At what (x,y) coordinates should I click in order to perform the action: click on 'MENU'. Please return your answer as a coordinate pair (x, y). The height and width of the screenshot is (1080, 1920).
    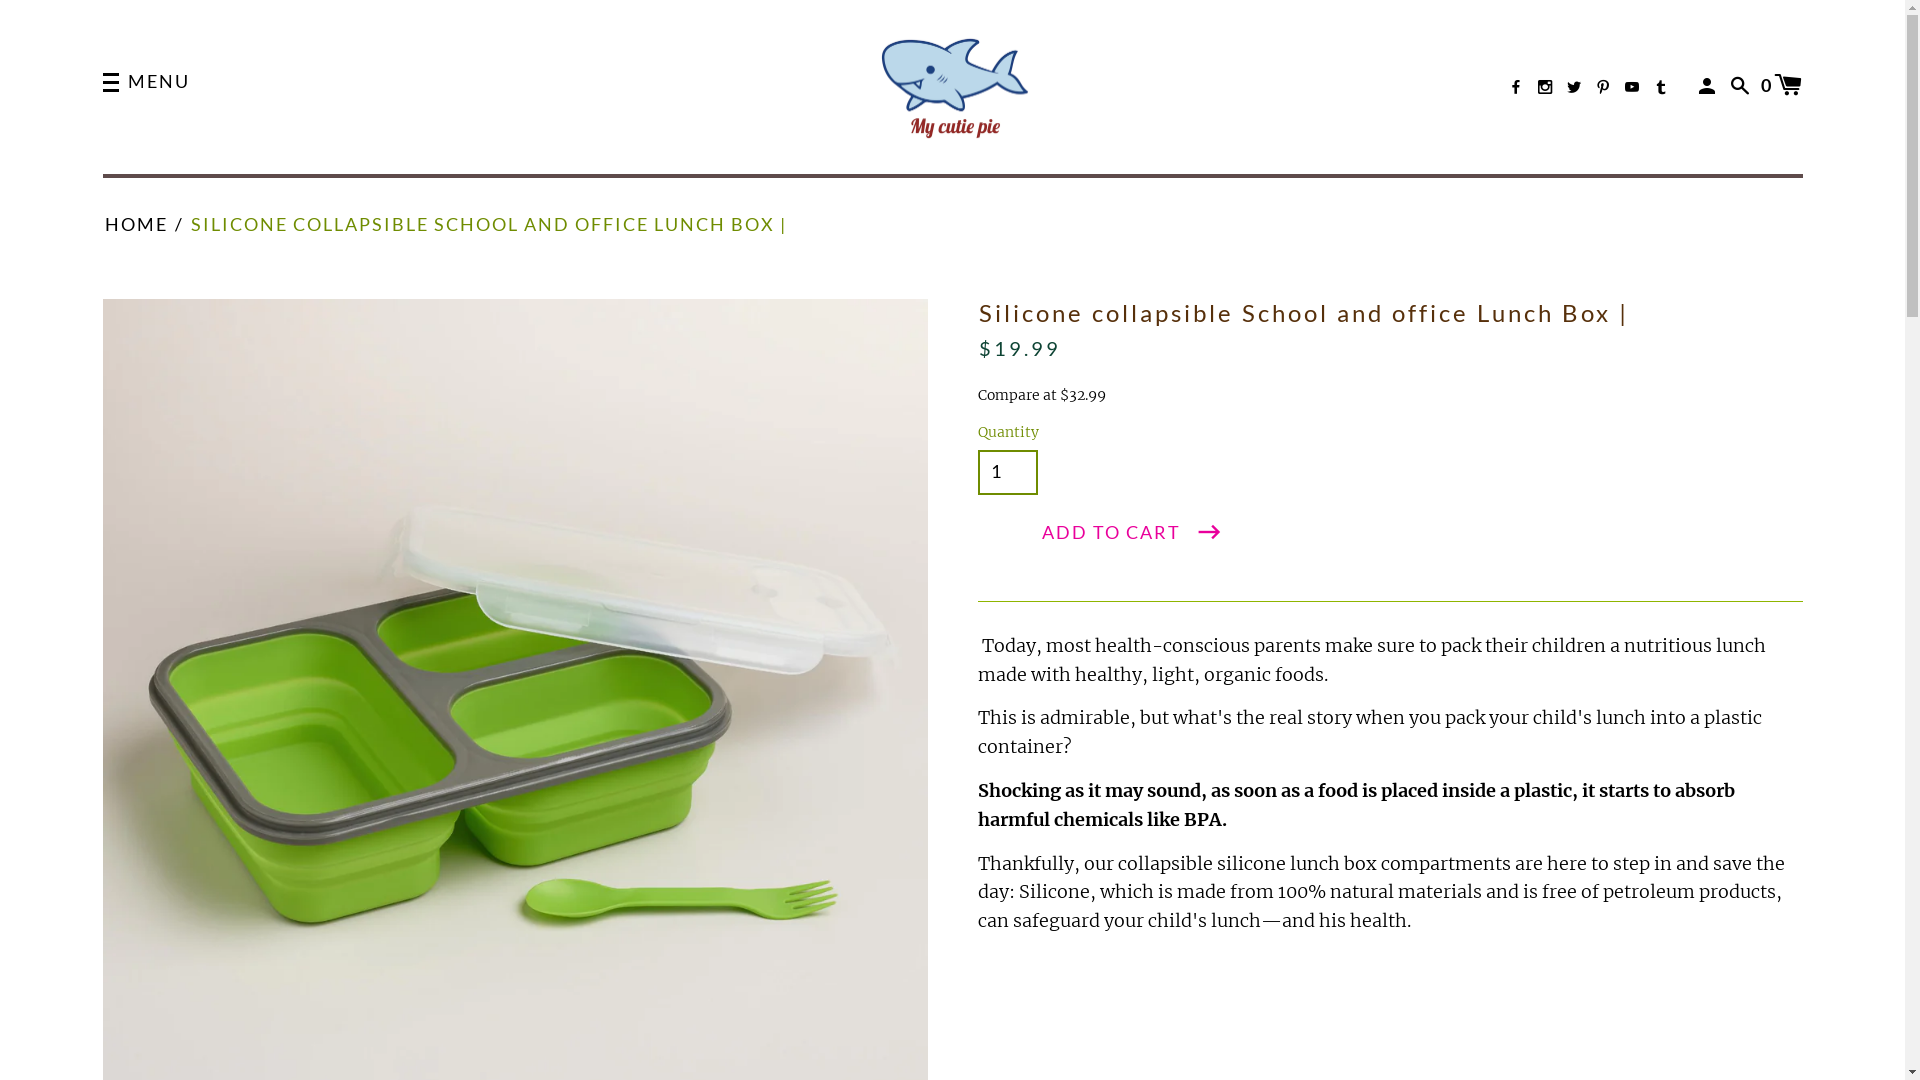
    Looking at the image, I should click on (144, 83).